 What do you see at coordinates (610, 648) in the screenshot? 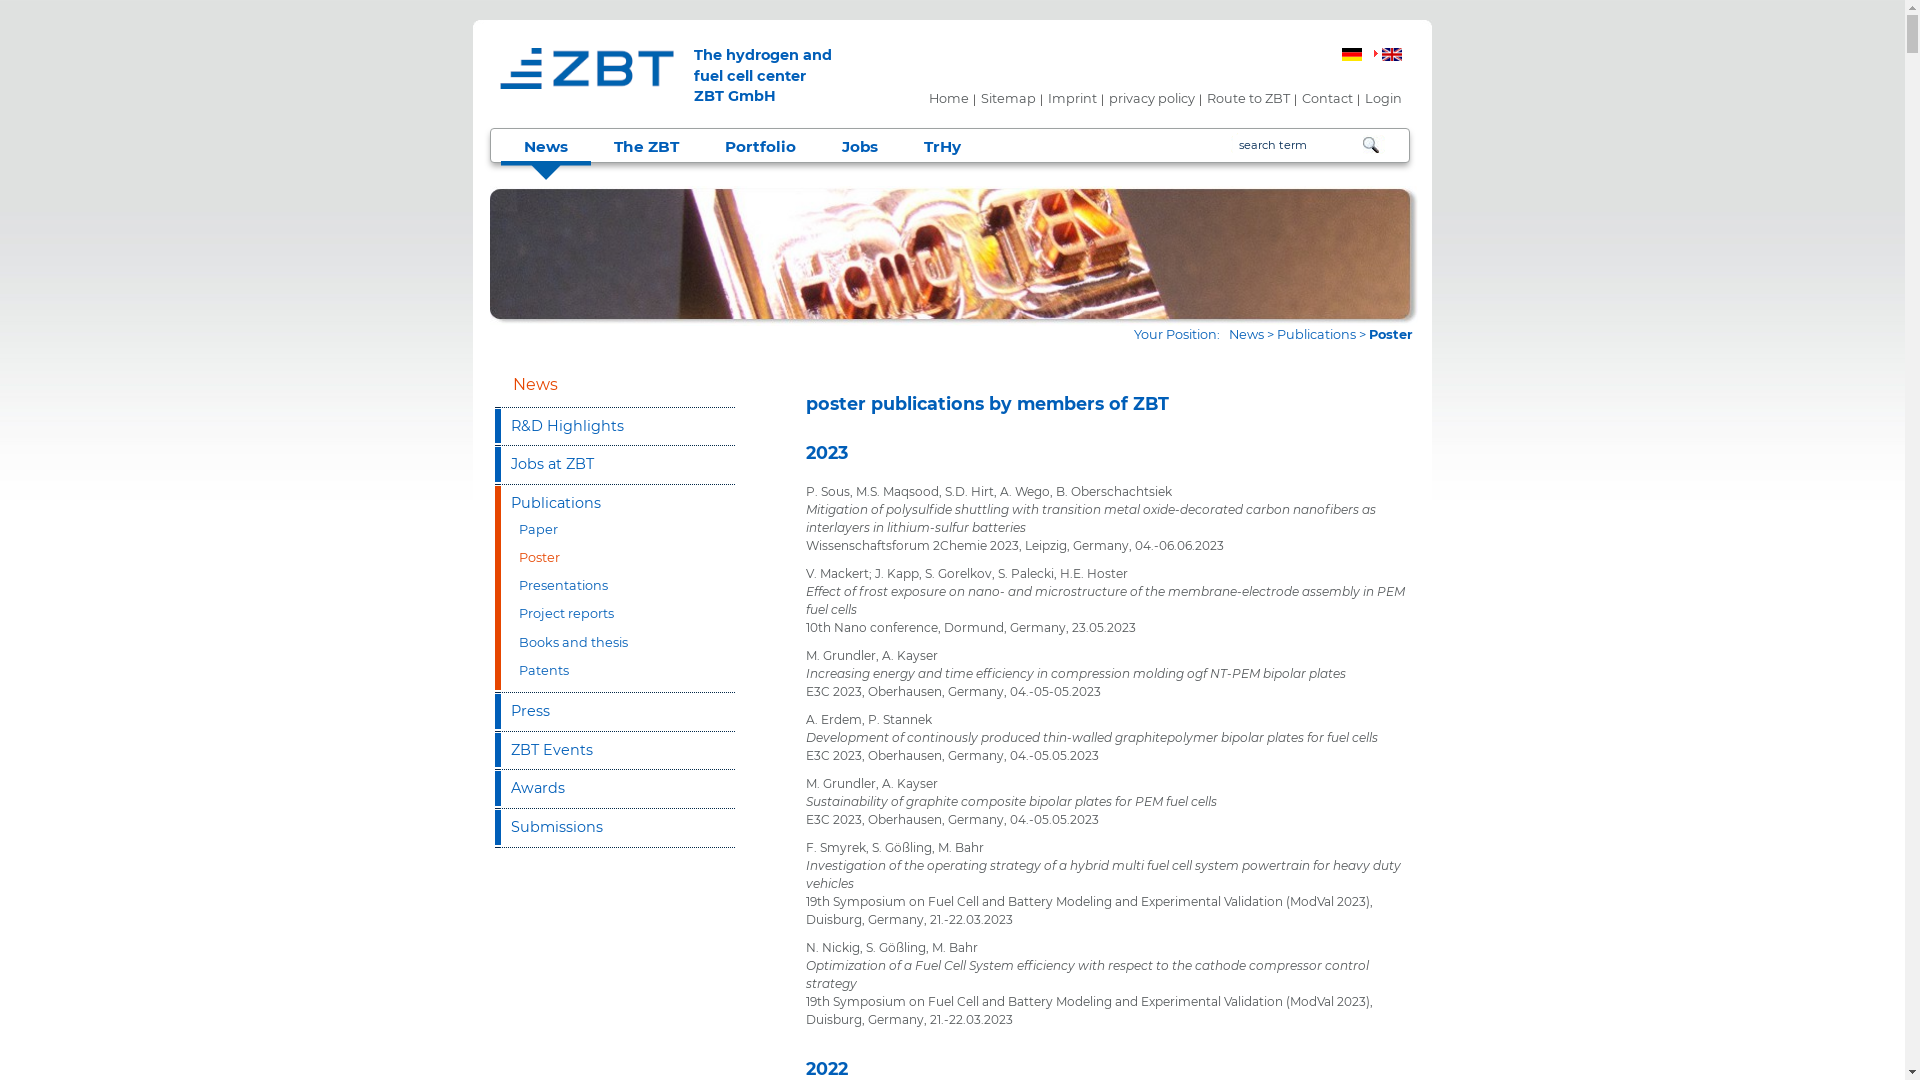
I see `'Books and thesis'` at bounding box center [610, 648].